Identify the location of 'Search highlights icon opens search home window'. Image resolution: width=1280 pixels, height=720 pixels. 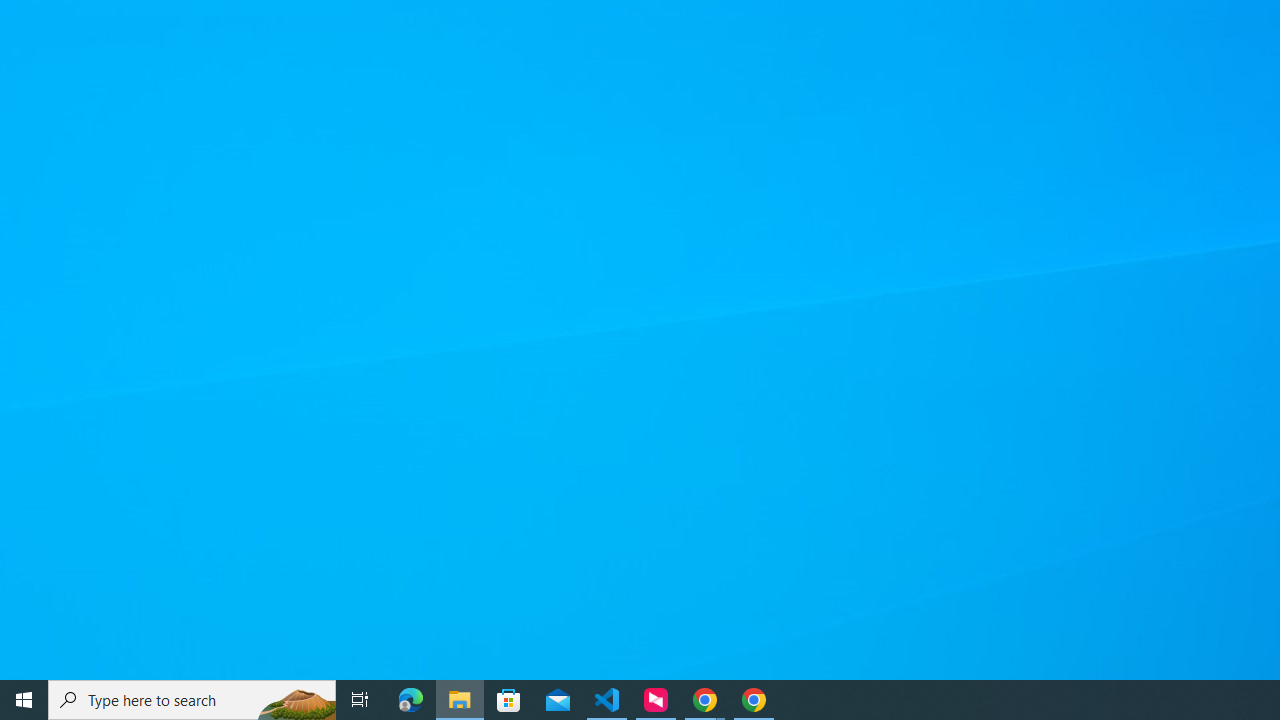
(294, 698).